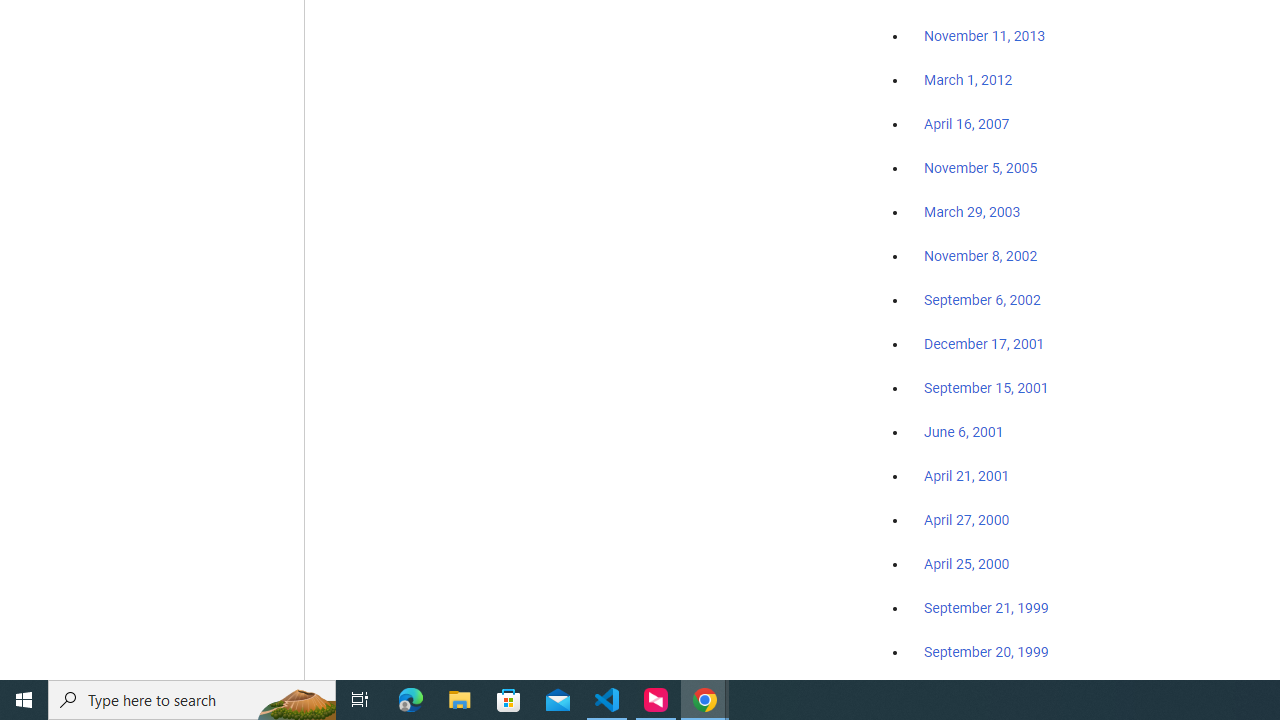 The image size is (1280, 720). I want to click on 'March 1, 2012', so click(968, 80).